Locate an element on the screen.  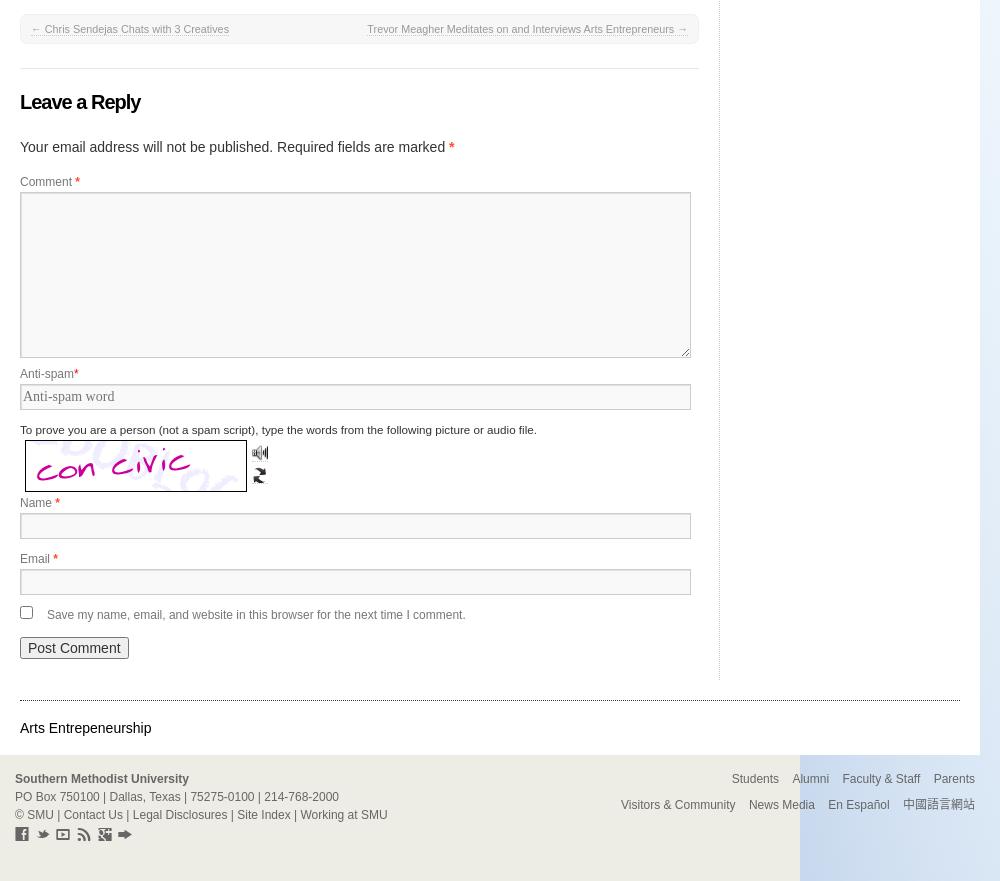
'Contact Us' is located at coordinates (62, 814).